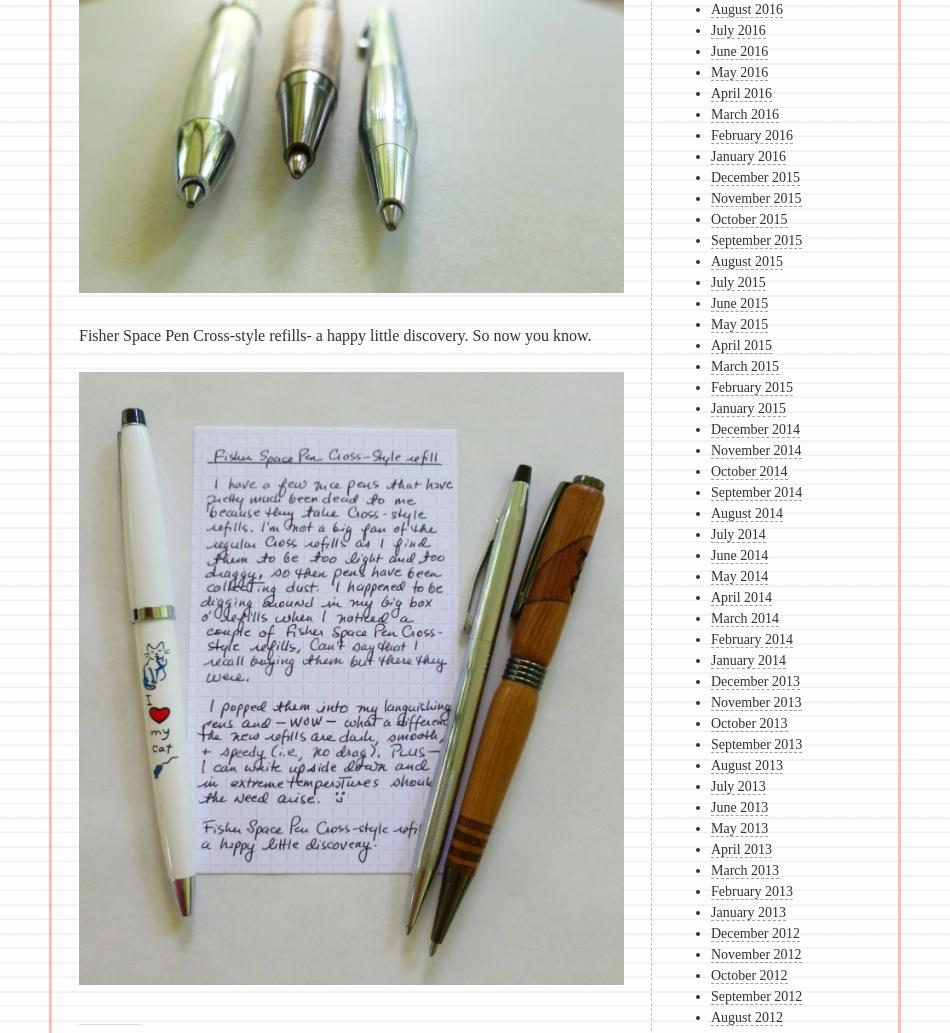  What do you see at coordinates (740, 849) in the screenshot?
I see `'April 2013'` at bounding box center [740, 849].